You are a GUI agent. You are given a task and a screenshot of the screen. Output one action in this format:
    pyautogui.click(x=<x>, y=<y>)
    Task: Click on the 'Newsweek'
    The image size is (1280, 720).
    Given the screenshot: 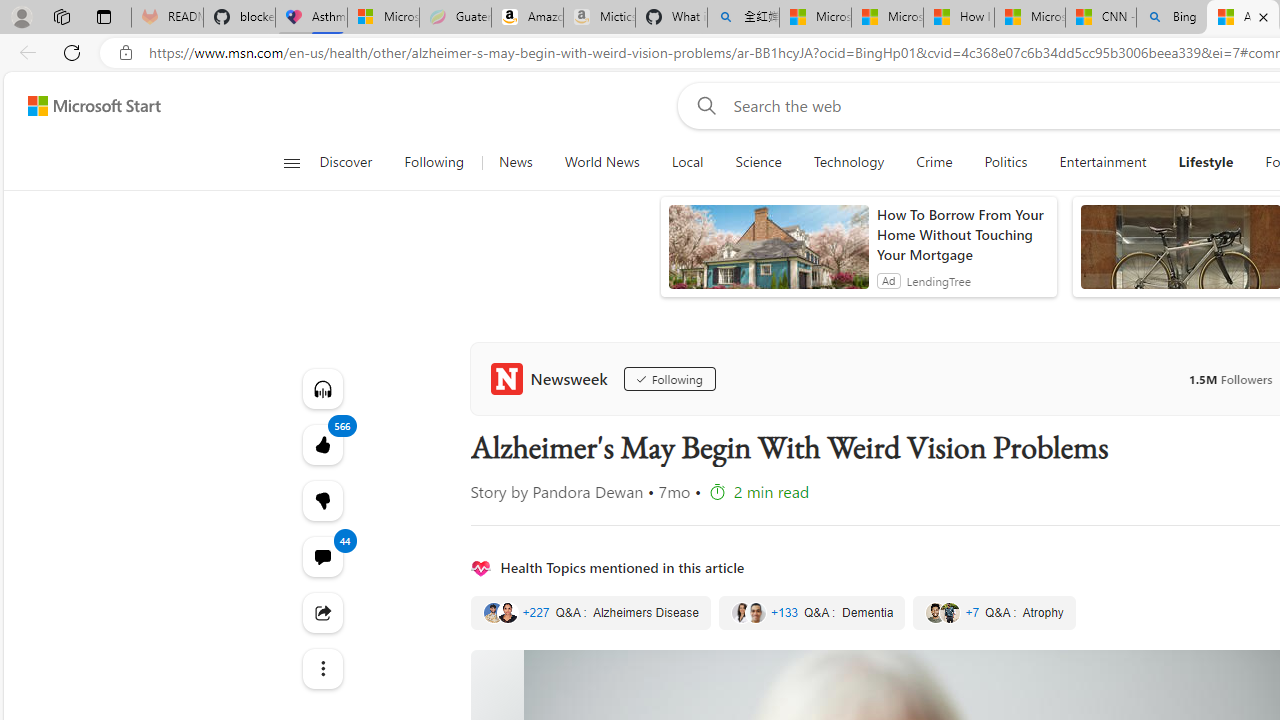 What is the action you would take?
    pyautogui.click(x=552, y=379)
    